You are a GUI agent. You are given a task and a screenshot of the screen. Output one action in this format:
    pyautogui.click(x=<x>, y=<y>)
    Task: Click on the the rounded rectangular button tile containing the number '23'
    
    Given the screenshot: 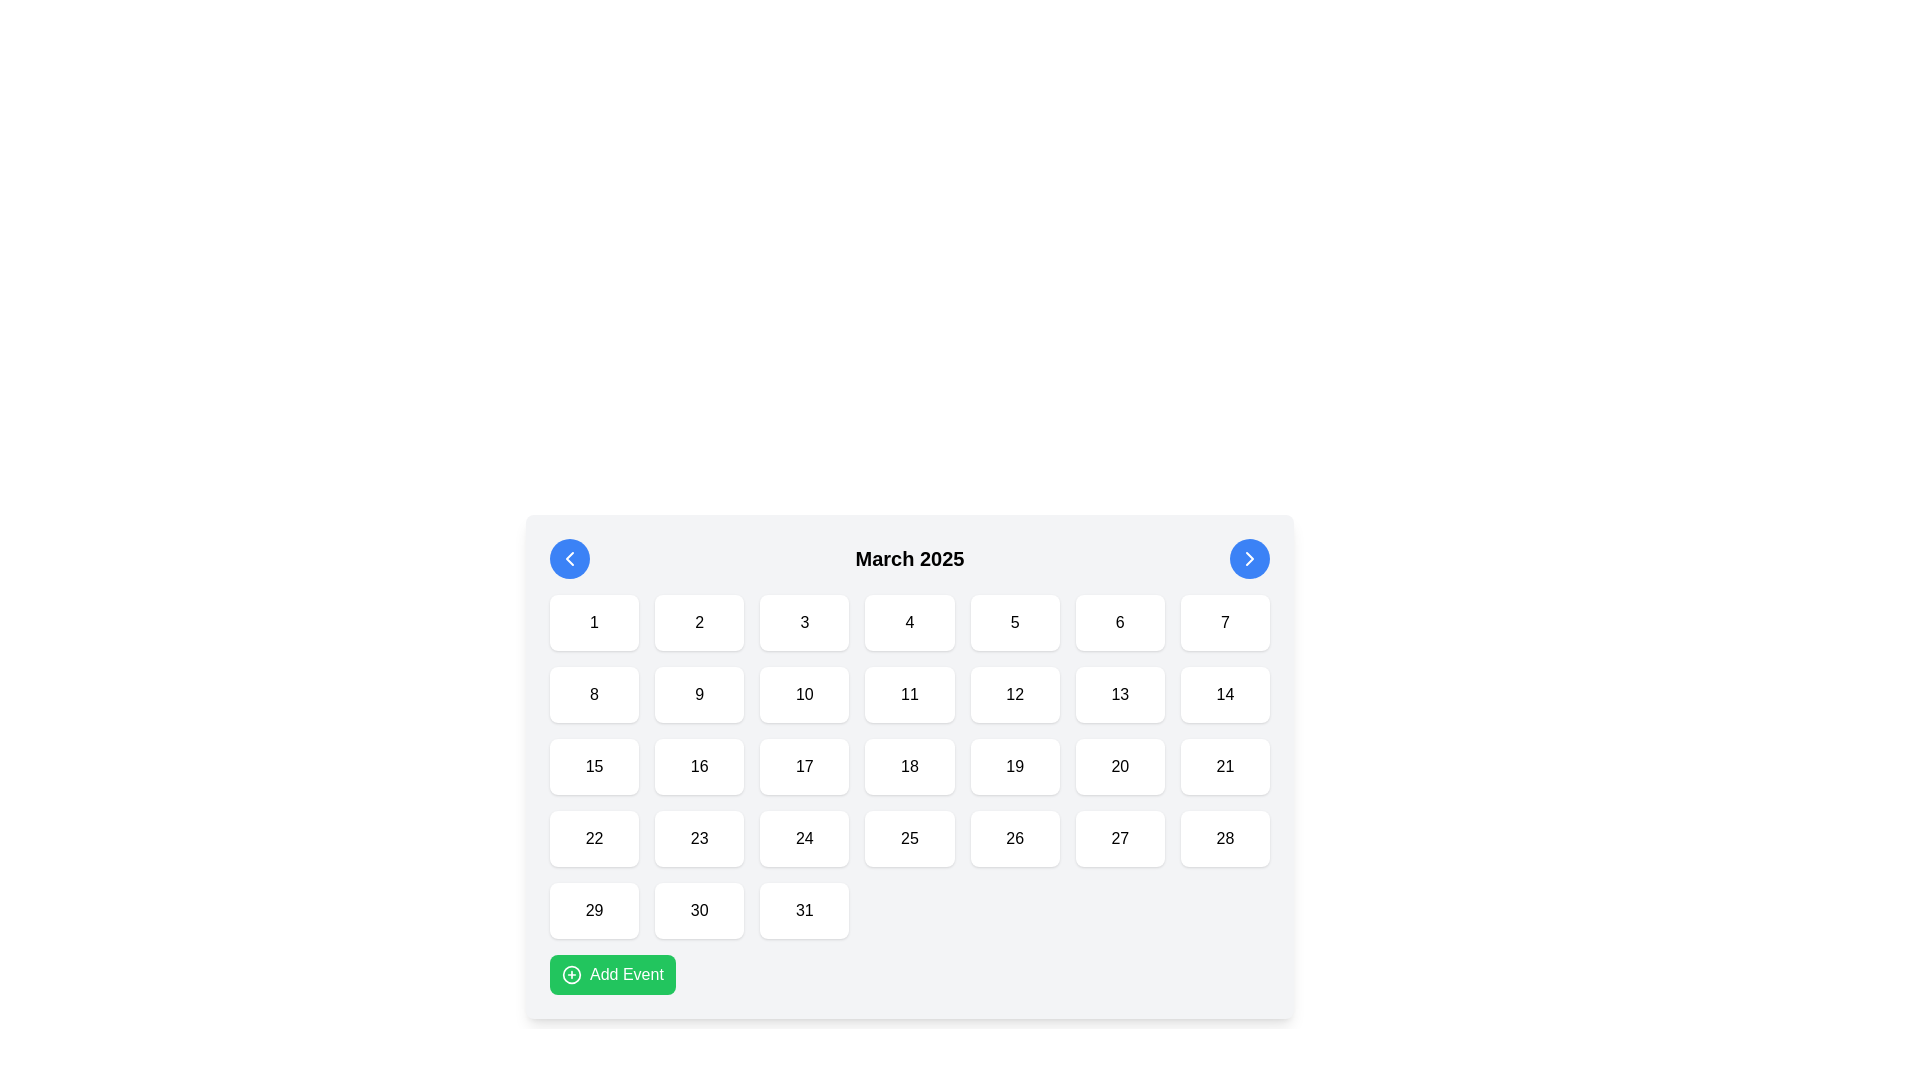 What is the action you would take?
    pyautogui.click(x=699, y=839)
    